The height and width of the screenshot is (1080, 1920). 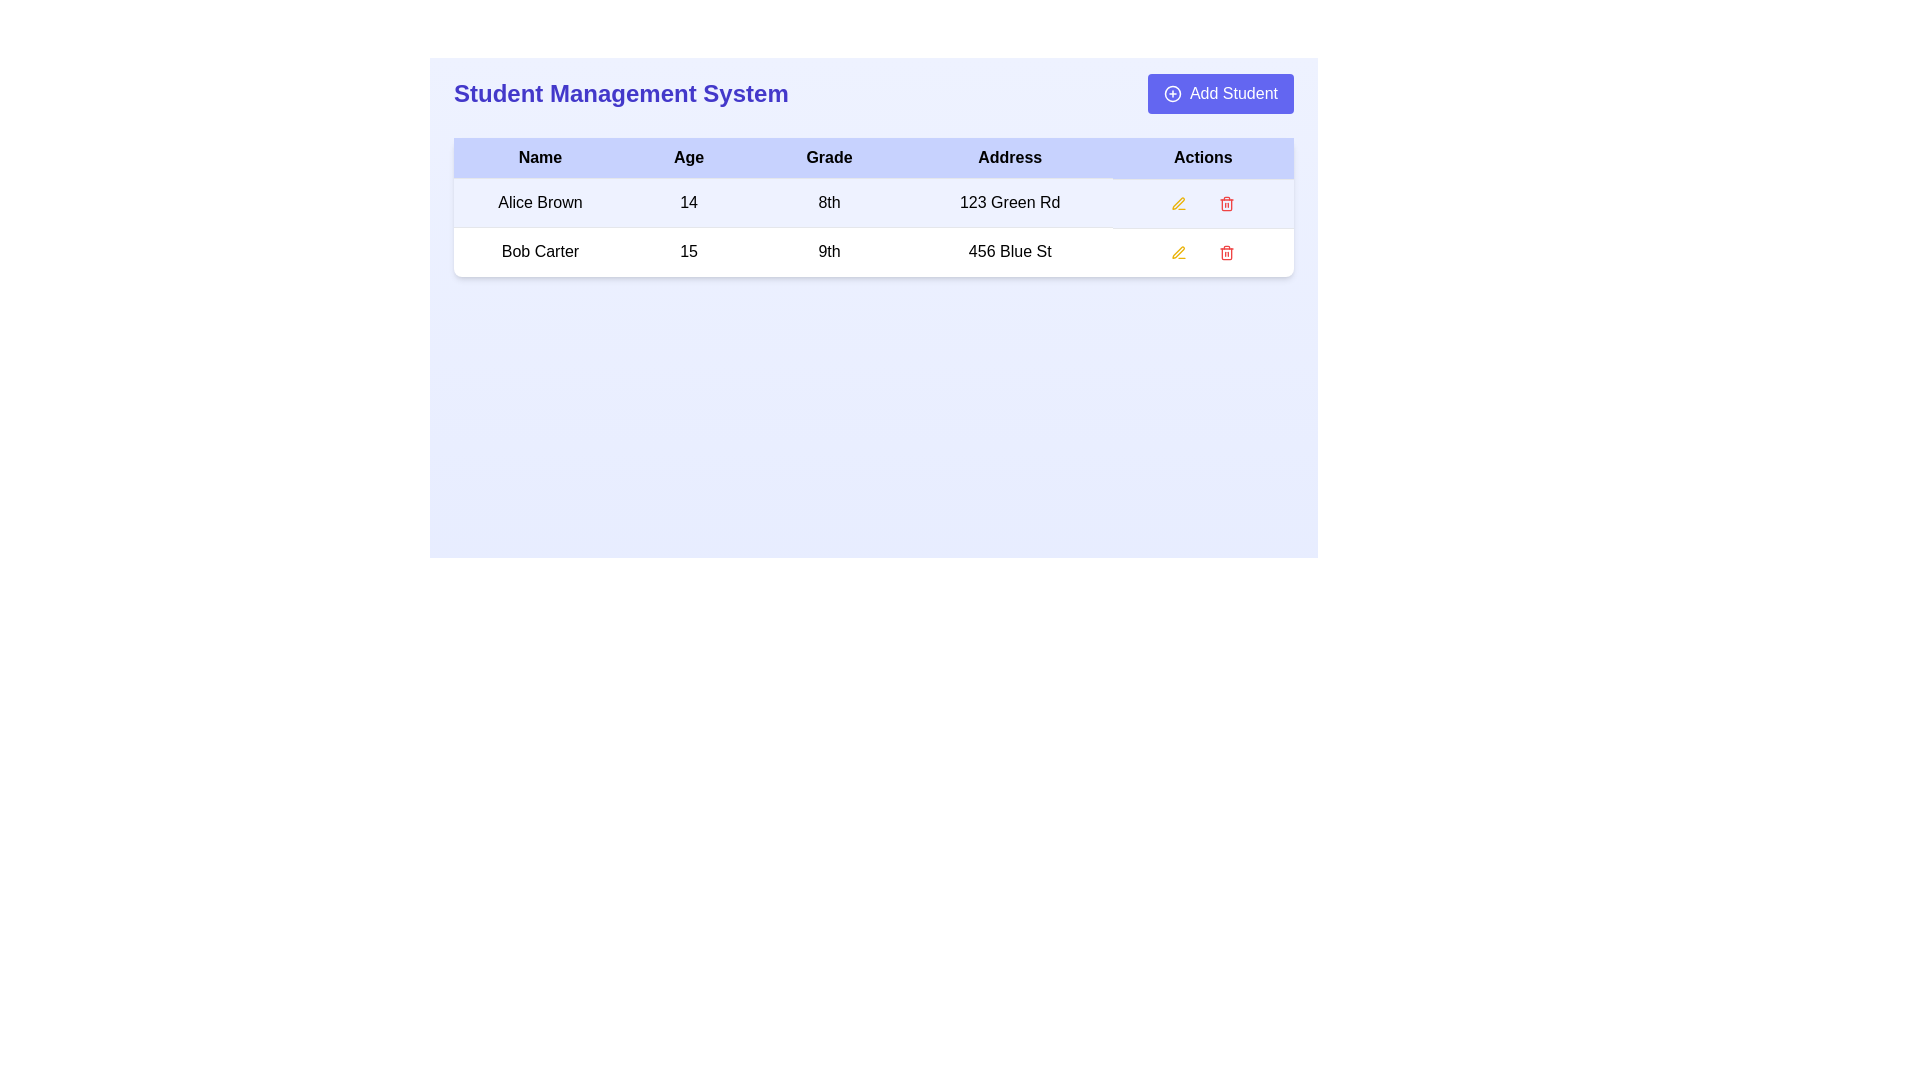 What do you see at coordinates (689, 157) in the screenshot?
I see `text of the 'Age' column header, which is located in the second column of the header row of a table, between the 'Name' and 'Grade' columns` at bounding box center [689, 157].